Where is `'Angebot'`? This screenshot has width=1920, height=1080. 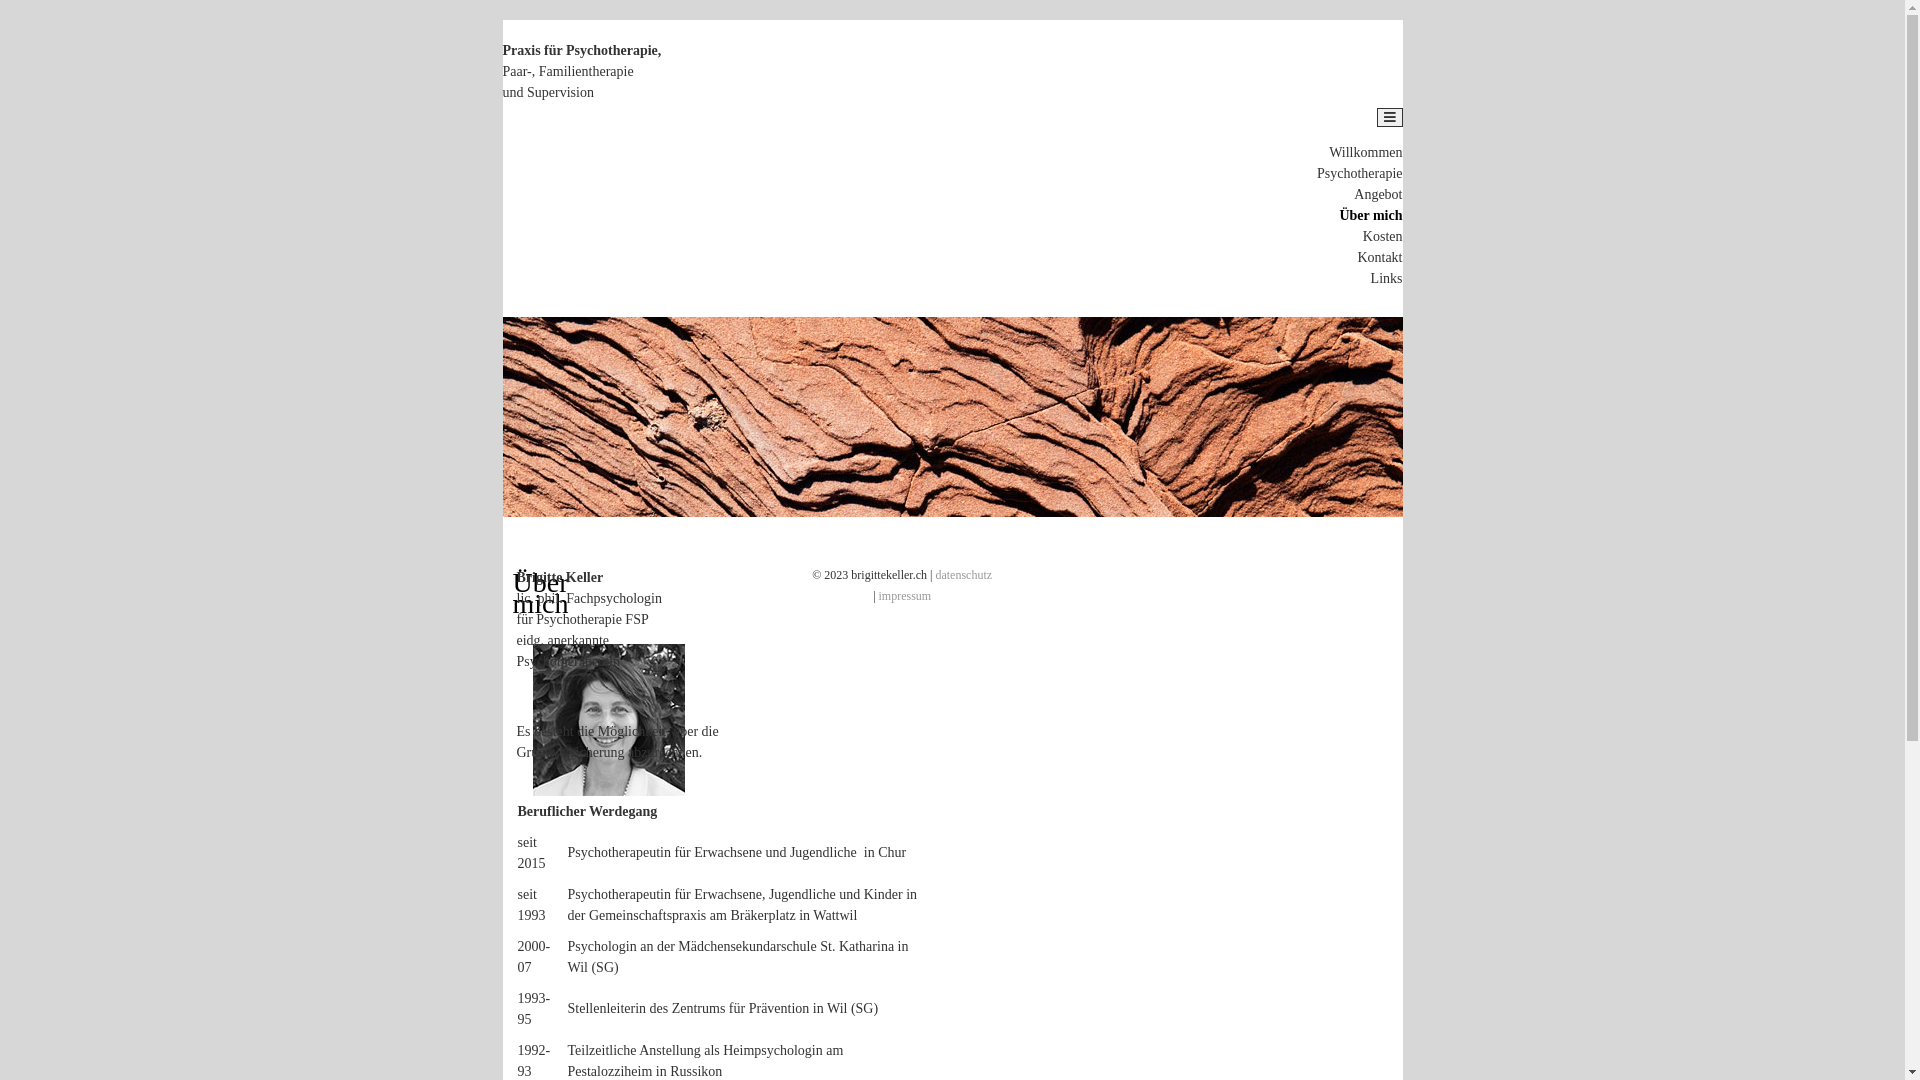
'Angebot' is located at coordinates (1376, 194).